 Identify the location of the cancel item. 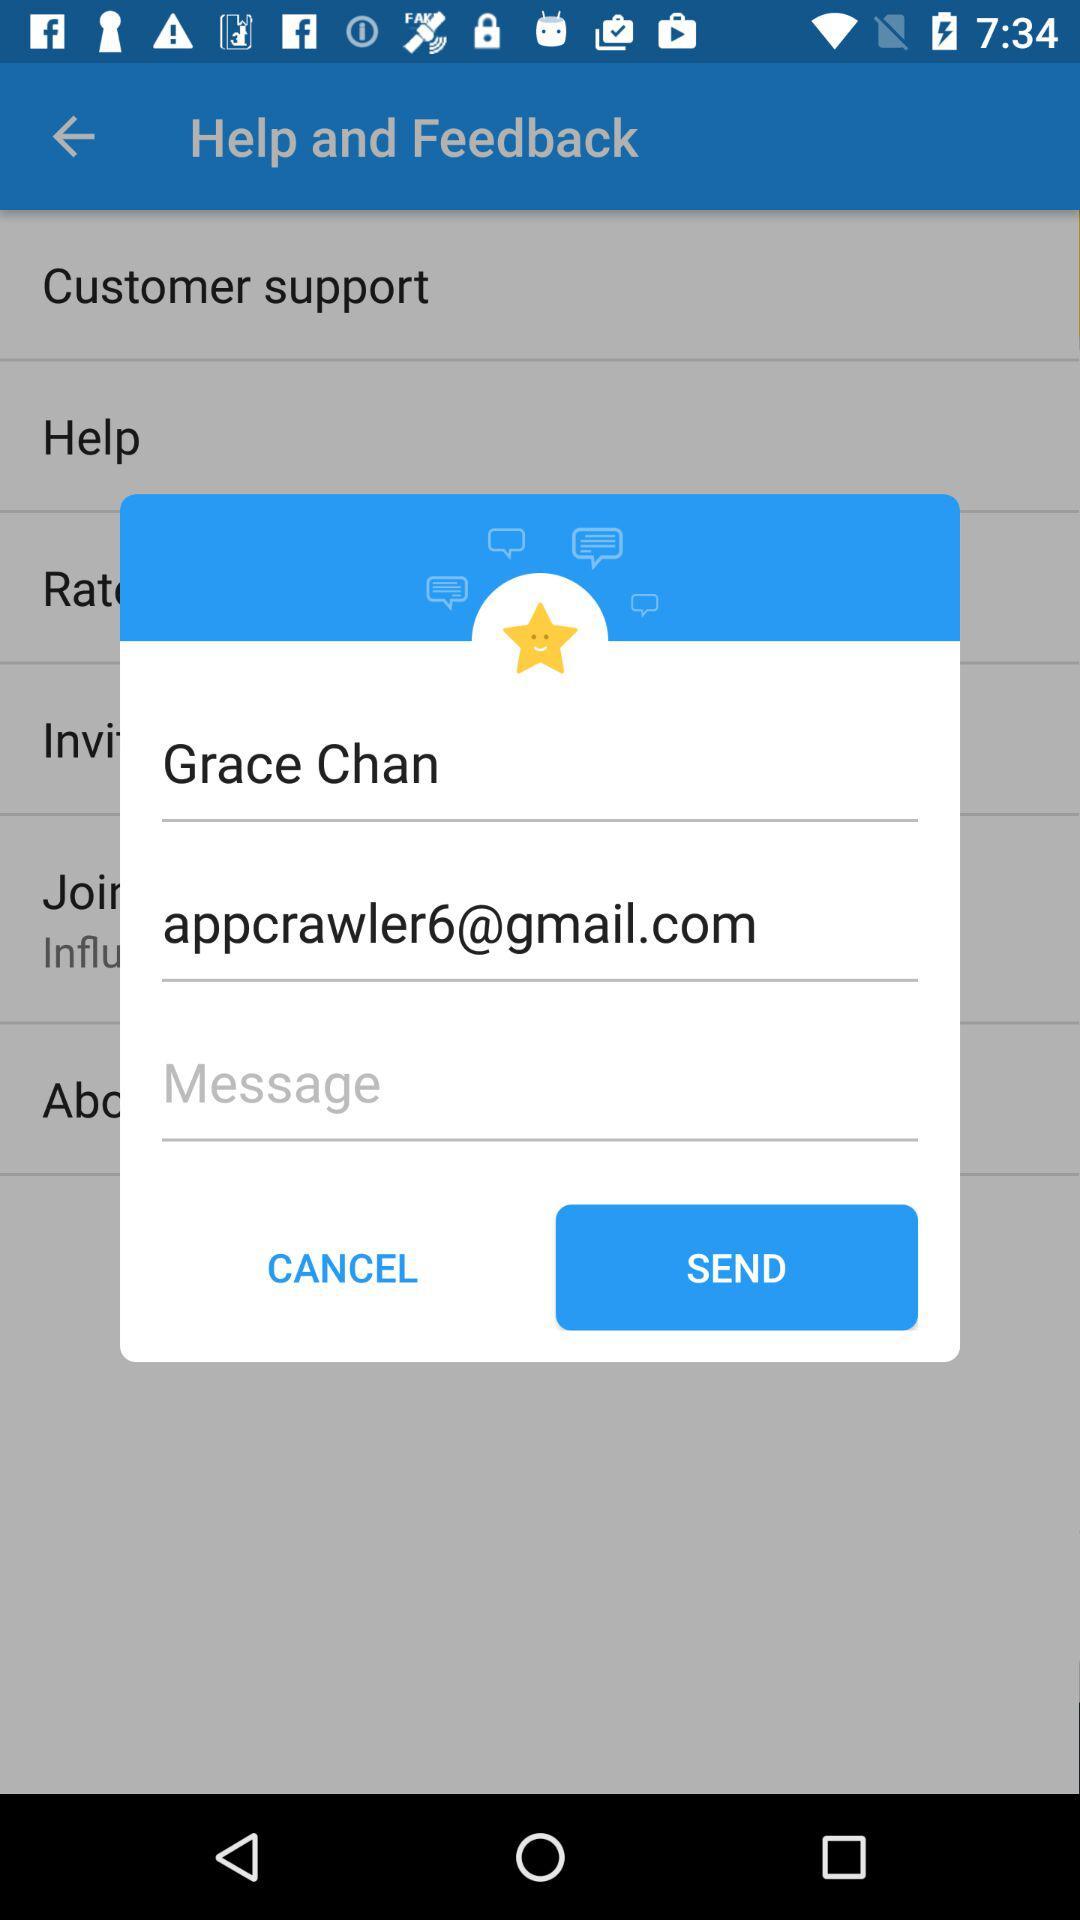
(342, 1266).